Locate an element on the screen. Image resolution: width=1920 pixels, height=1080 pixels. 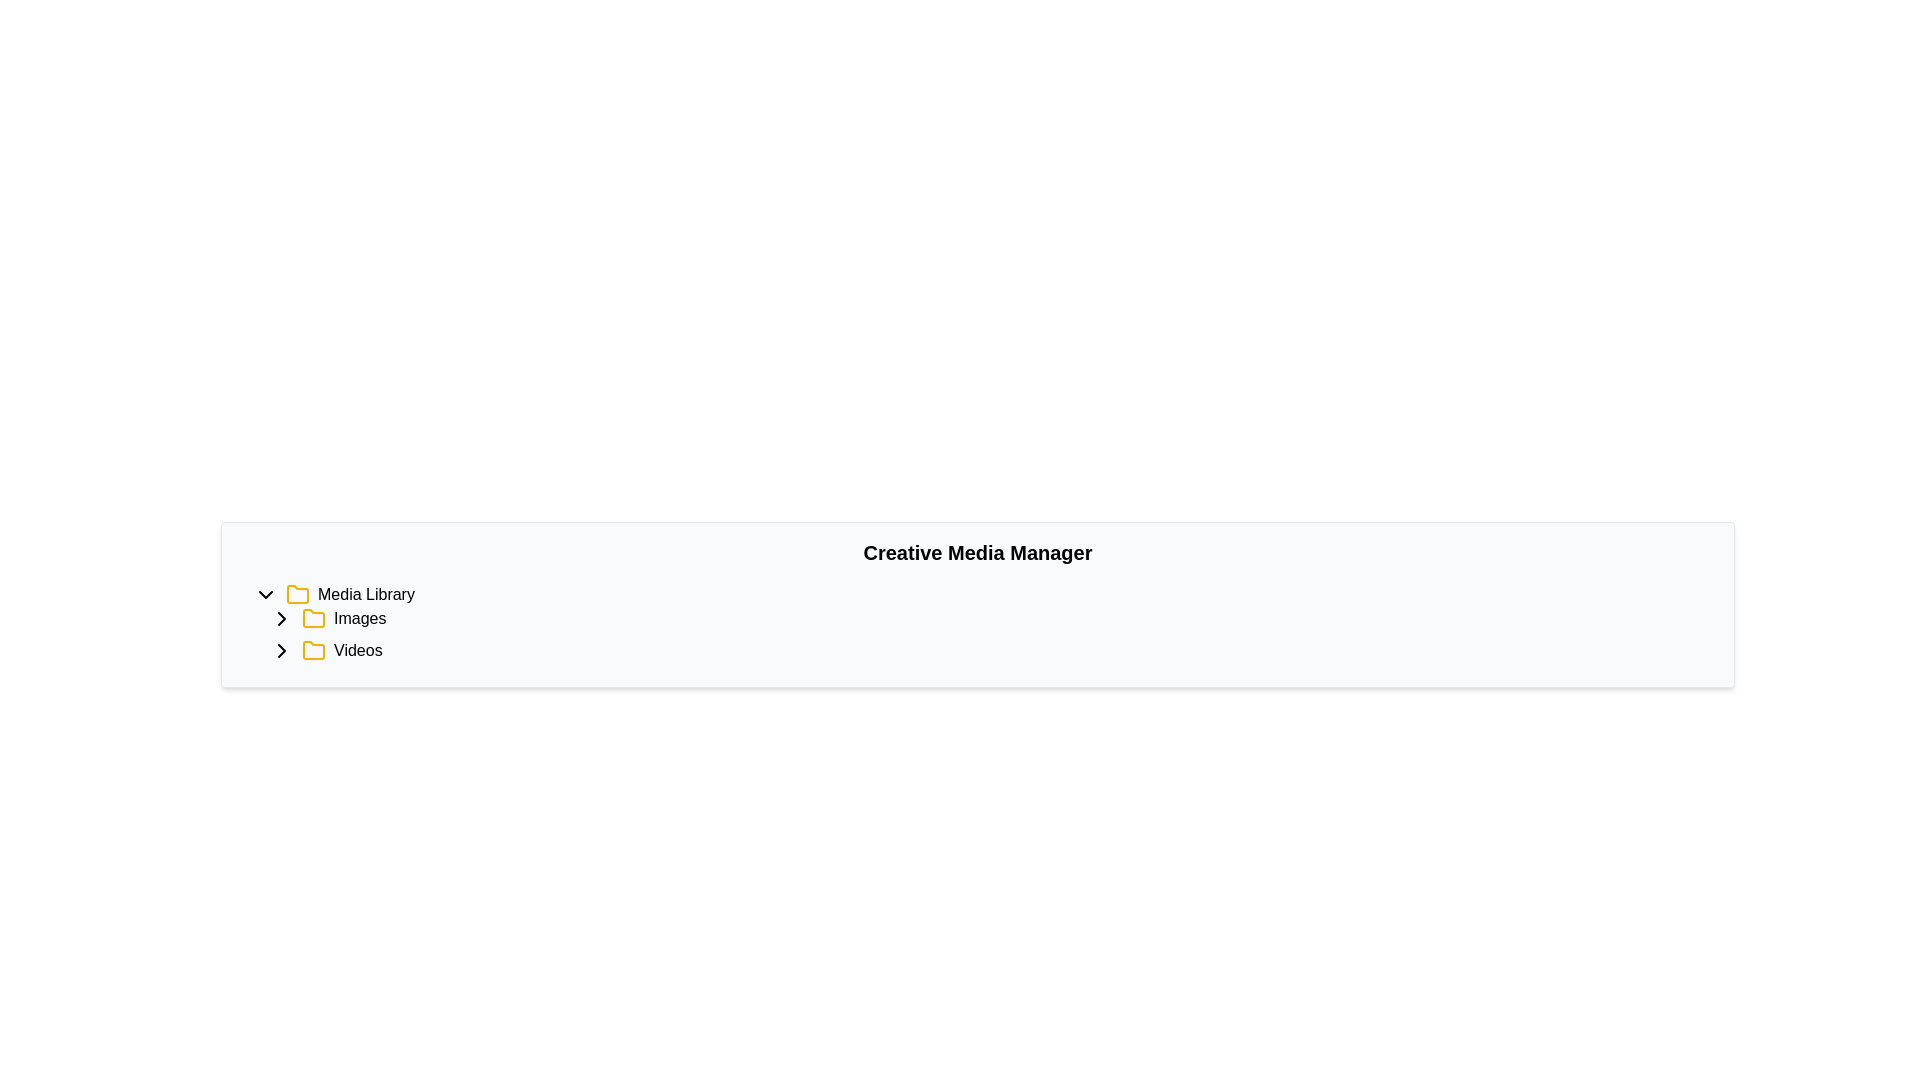
the folder icon representing the 'Images' category in the Media Library section of the file browser interface is located at coordinates (312, 616).